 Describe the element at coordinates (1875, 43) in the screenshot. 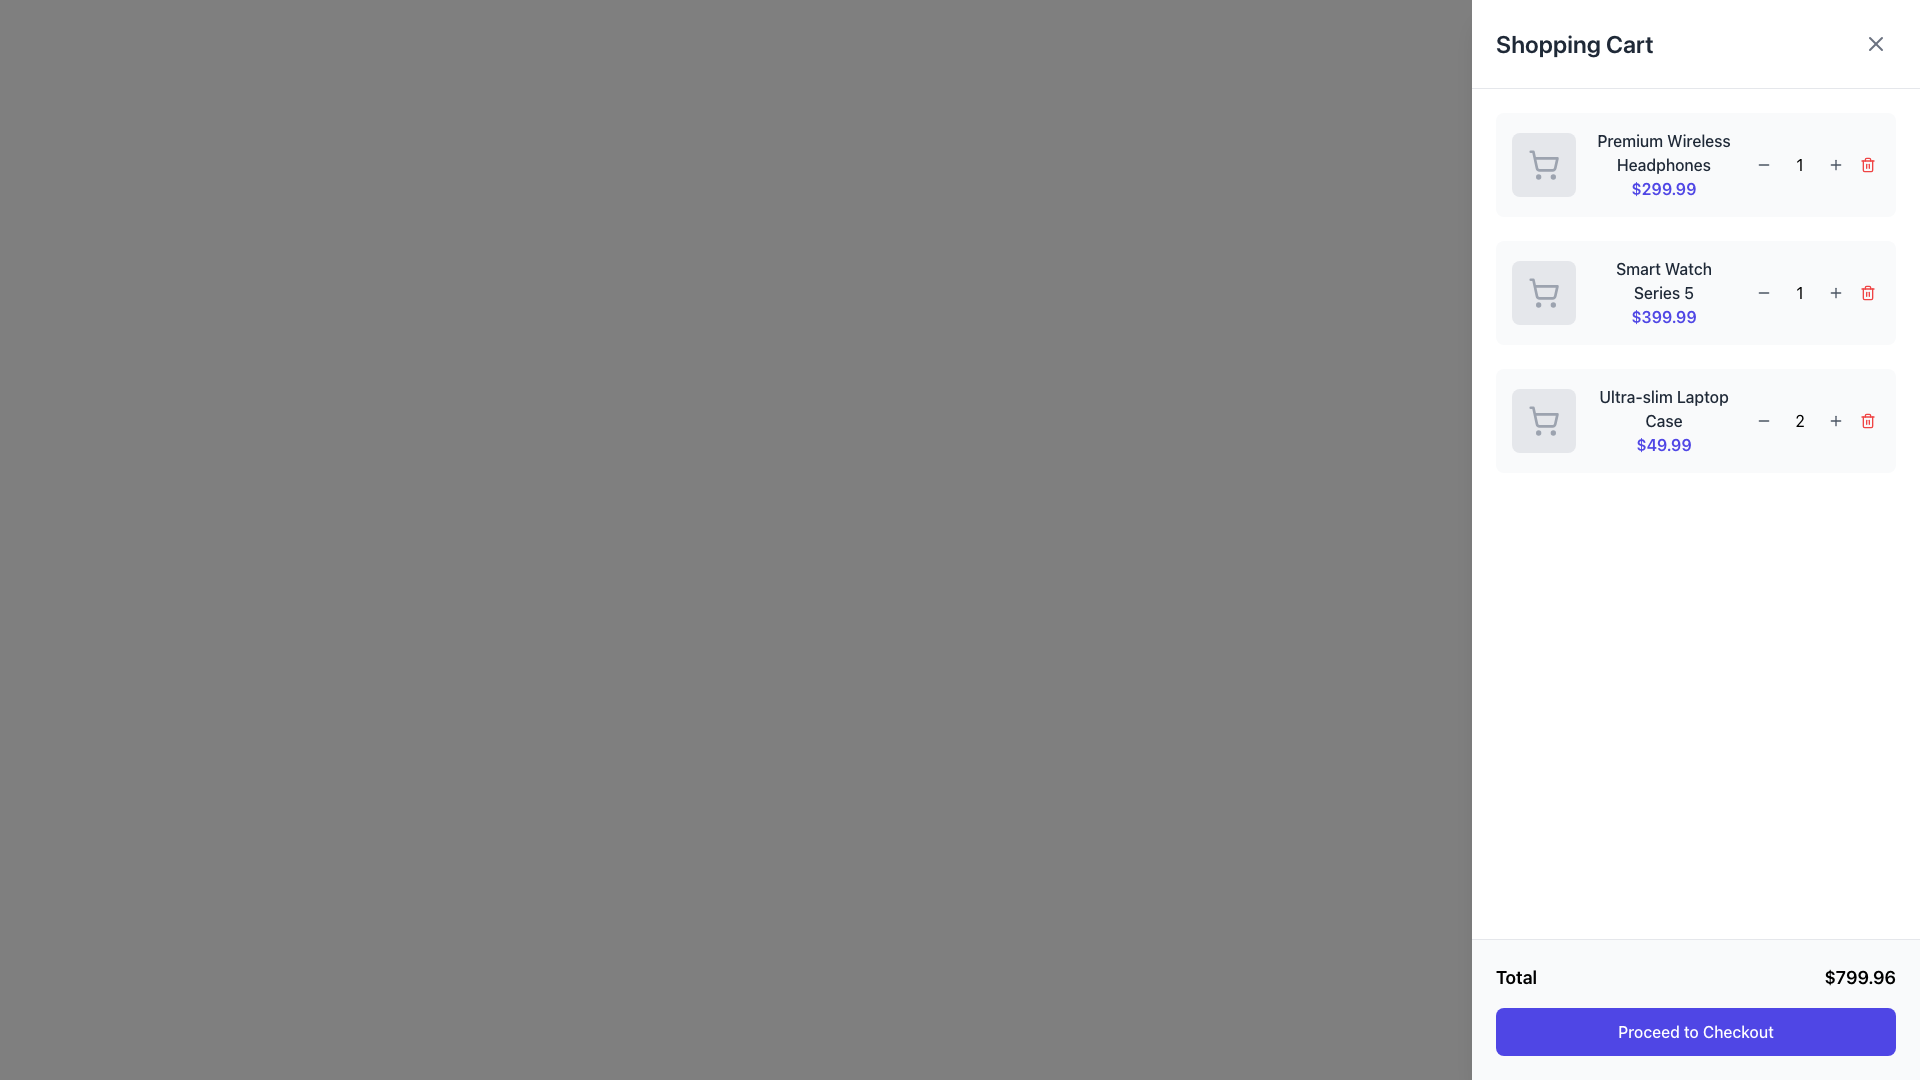

I see `the close button in the top-right corner of the shopping cart panel` at that location.